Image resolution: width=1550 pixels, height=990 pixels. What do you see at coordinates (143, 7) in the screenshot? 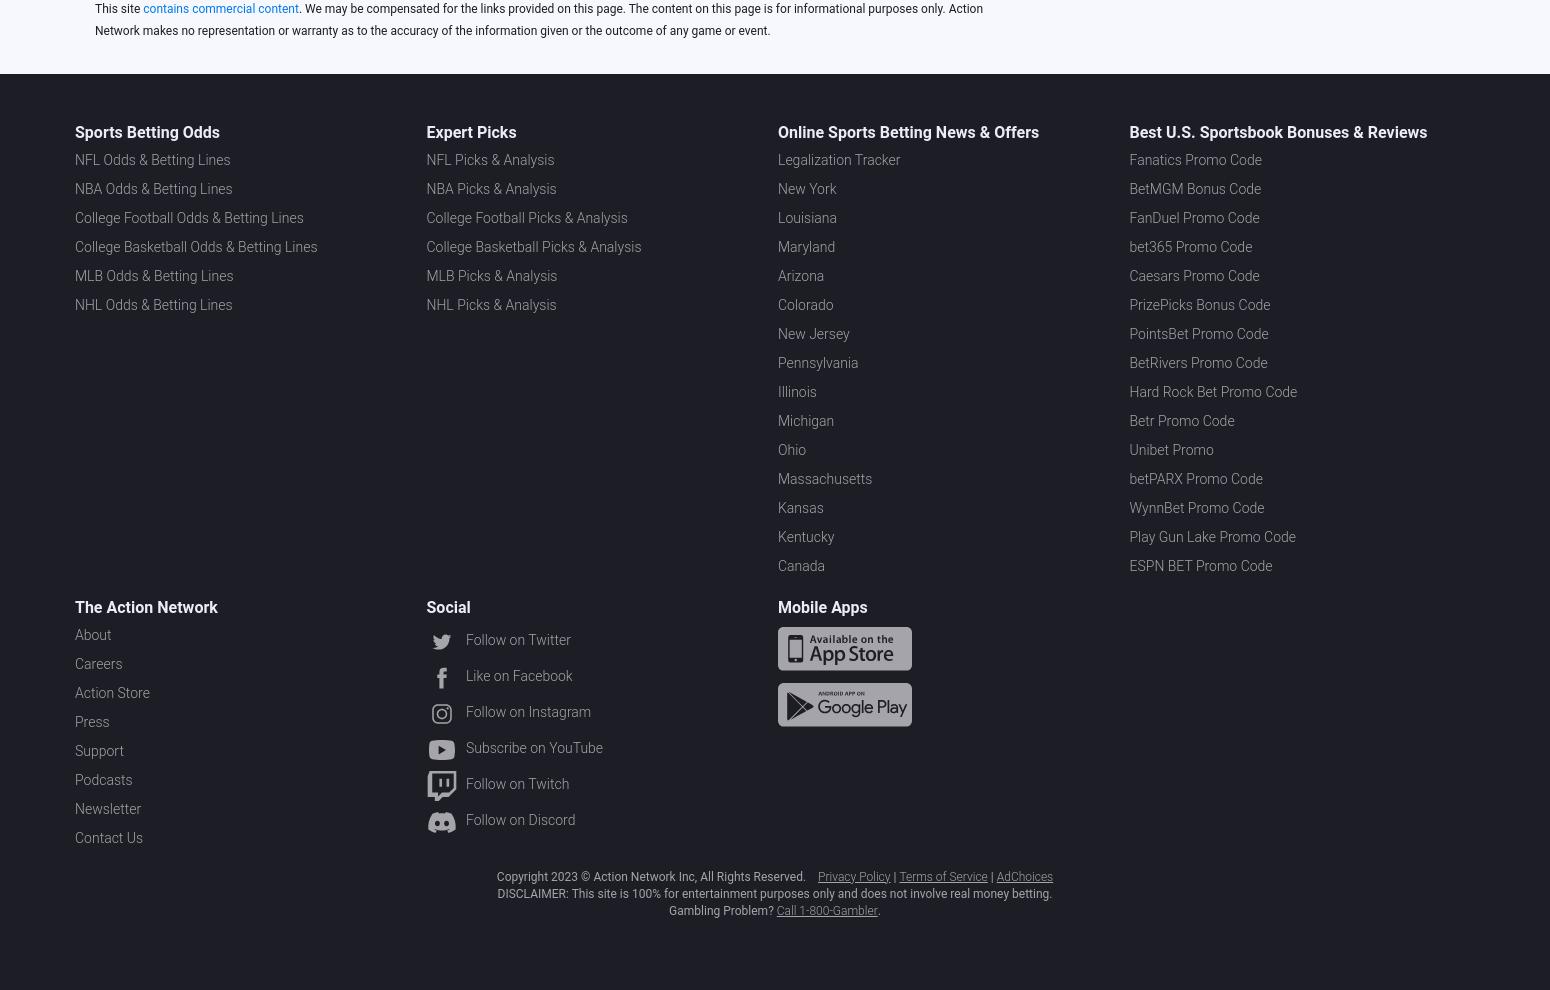
I see `'contains commercial content'` at bounding box center [143, 7].